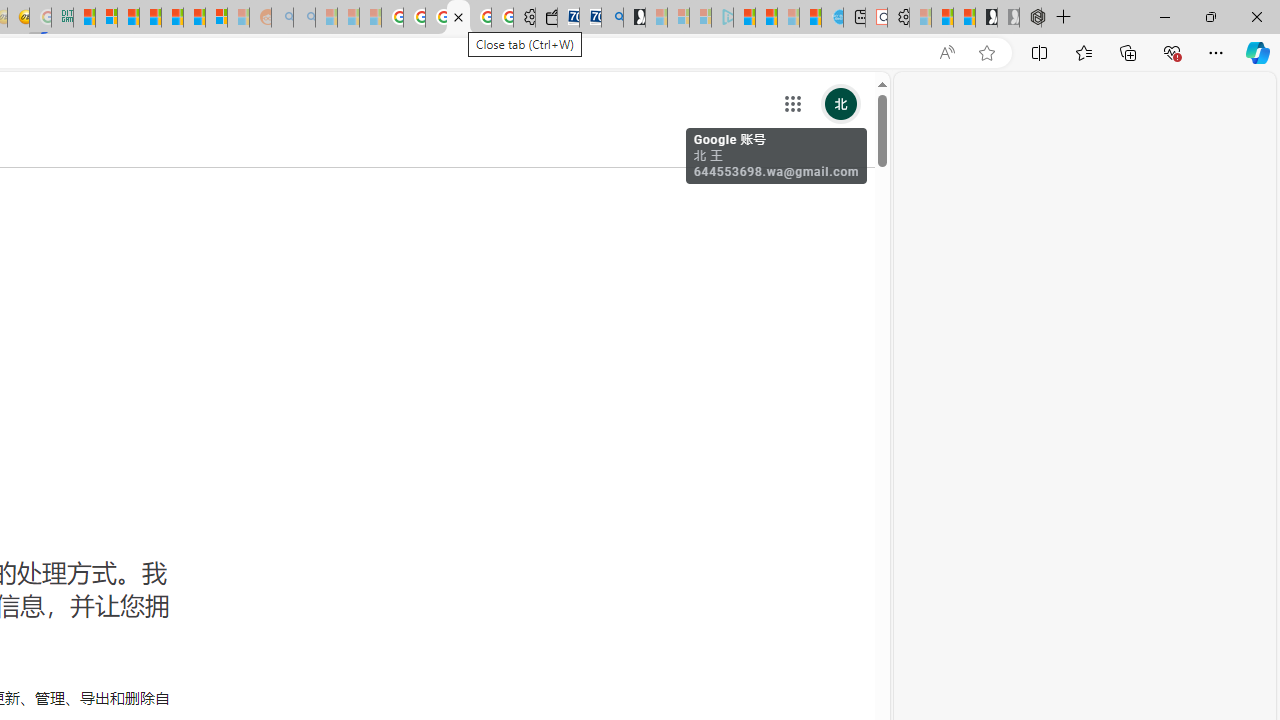 The height and width of the screenshot is (720, 1280). What do you see at coordinates (791, 104) in the screenshot?
I see `'Class: gb_E'` at bounding box center [791, 104].